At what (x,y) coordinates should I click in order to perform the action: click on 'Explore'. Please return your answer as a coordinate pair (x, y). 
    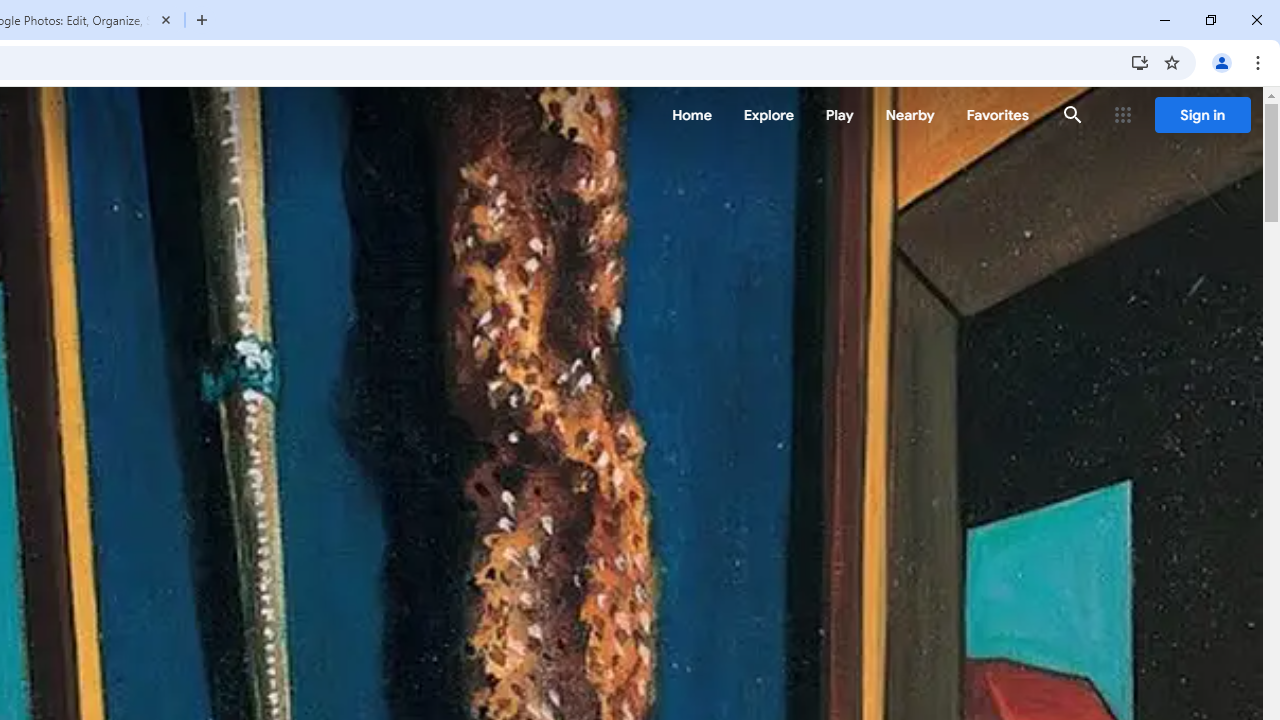
    Looking at the image, I should click on (767, 115).